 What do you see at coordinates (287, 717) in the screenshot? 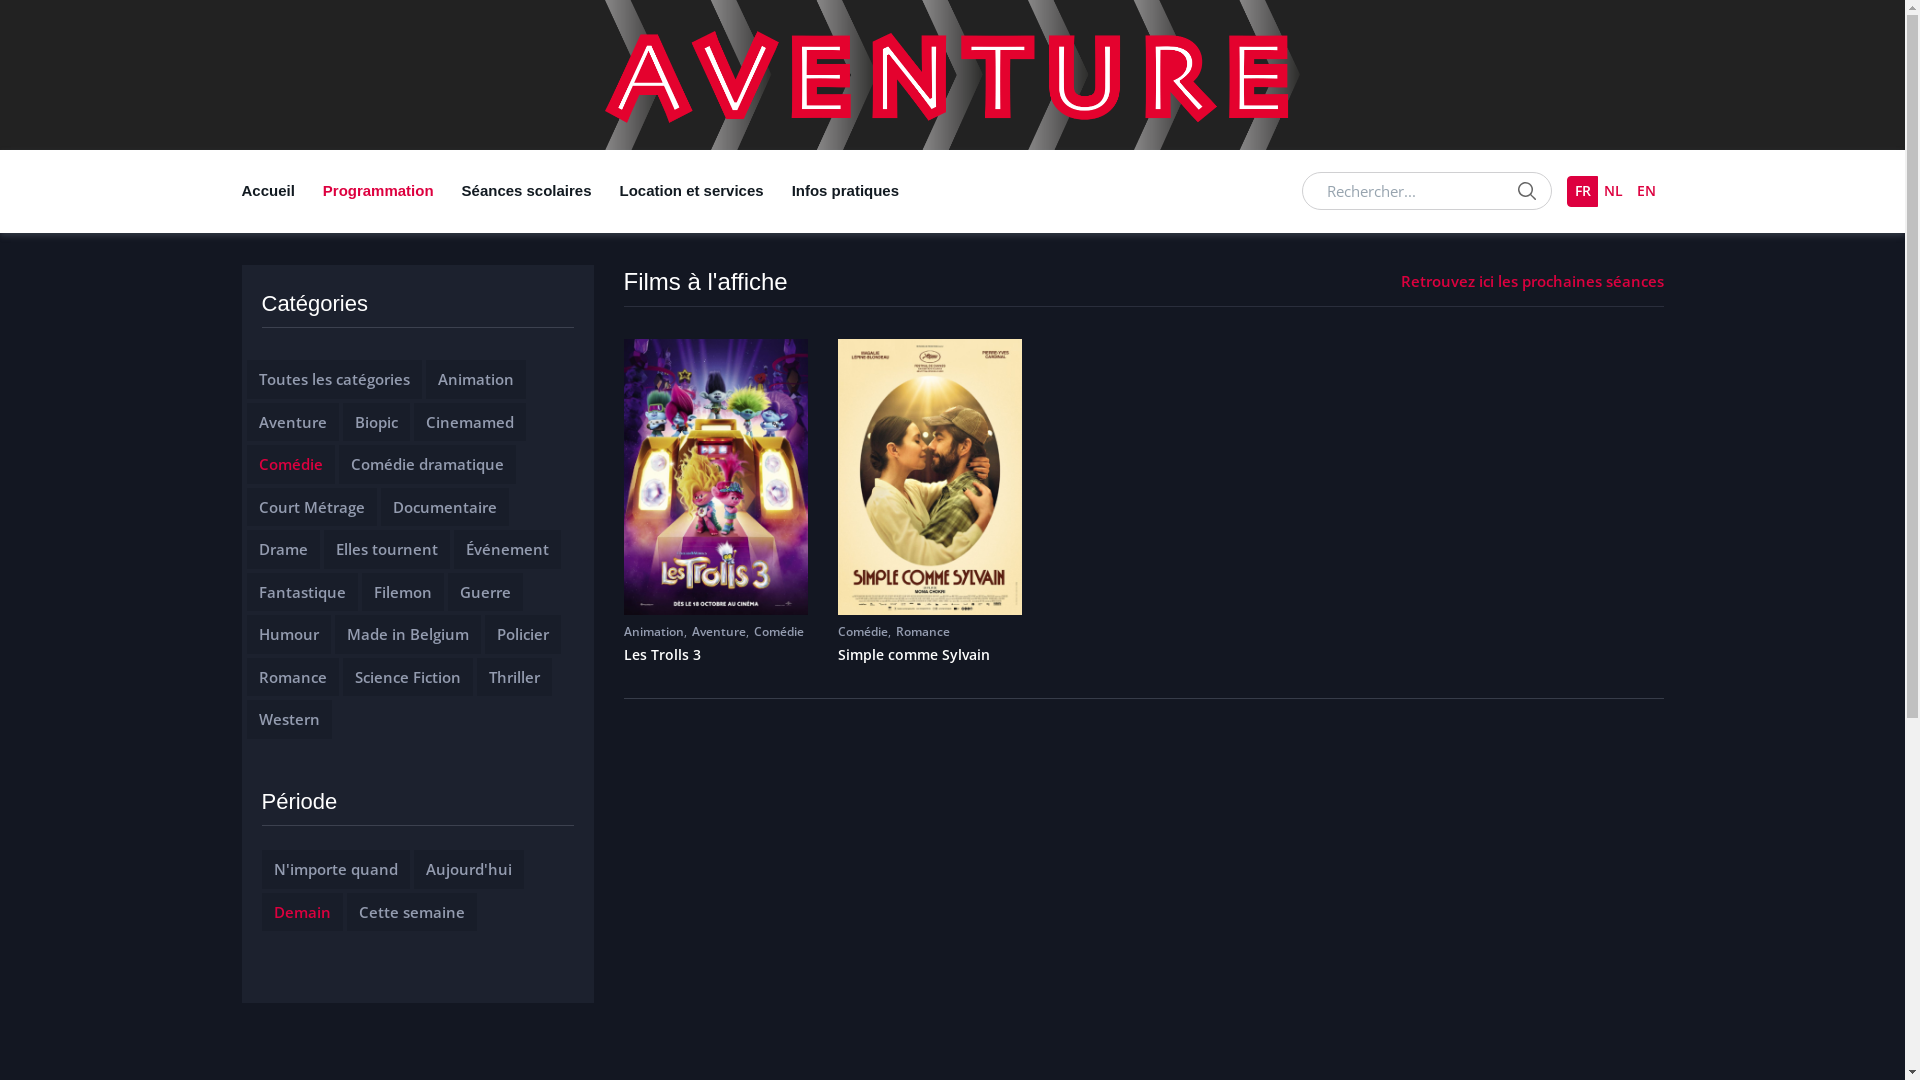
I see `'Western'` at bounding box center [287, 717].